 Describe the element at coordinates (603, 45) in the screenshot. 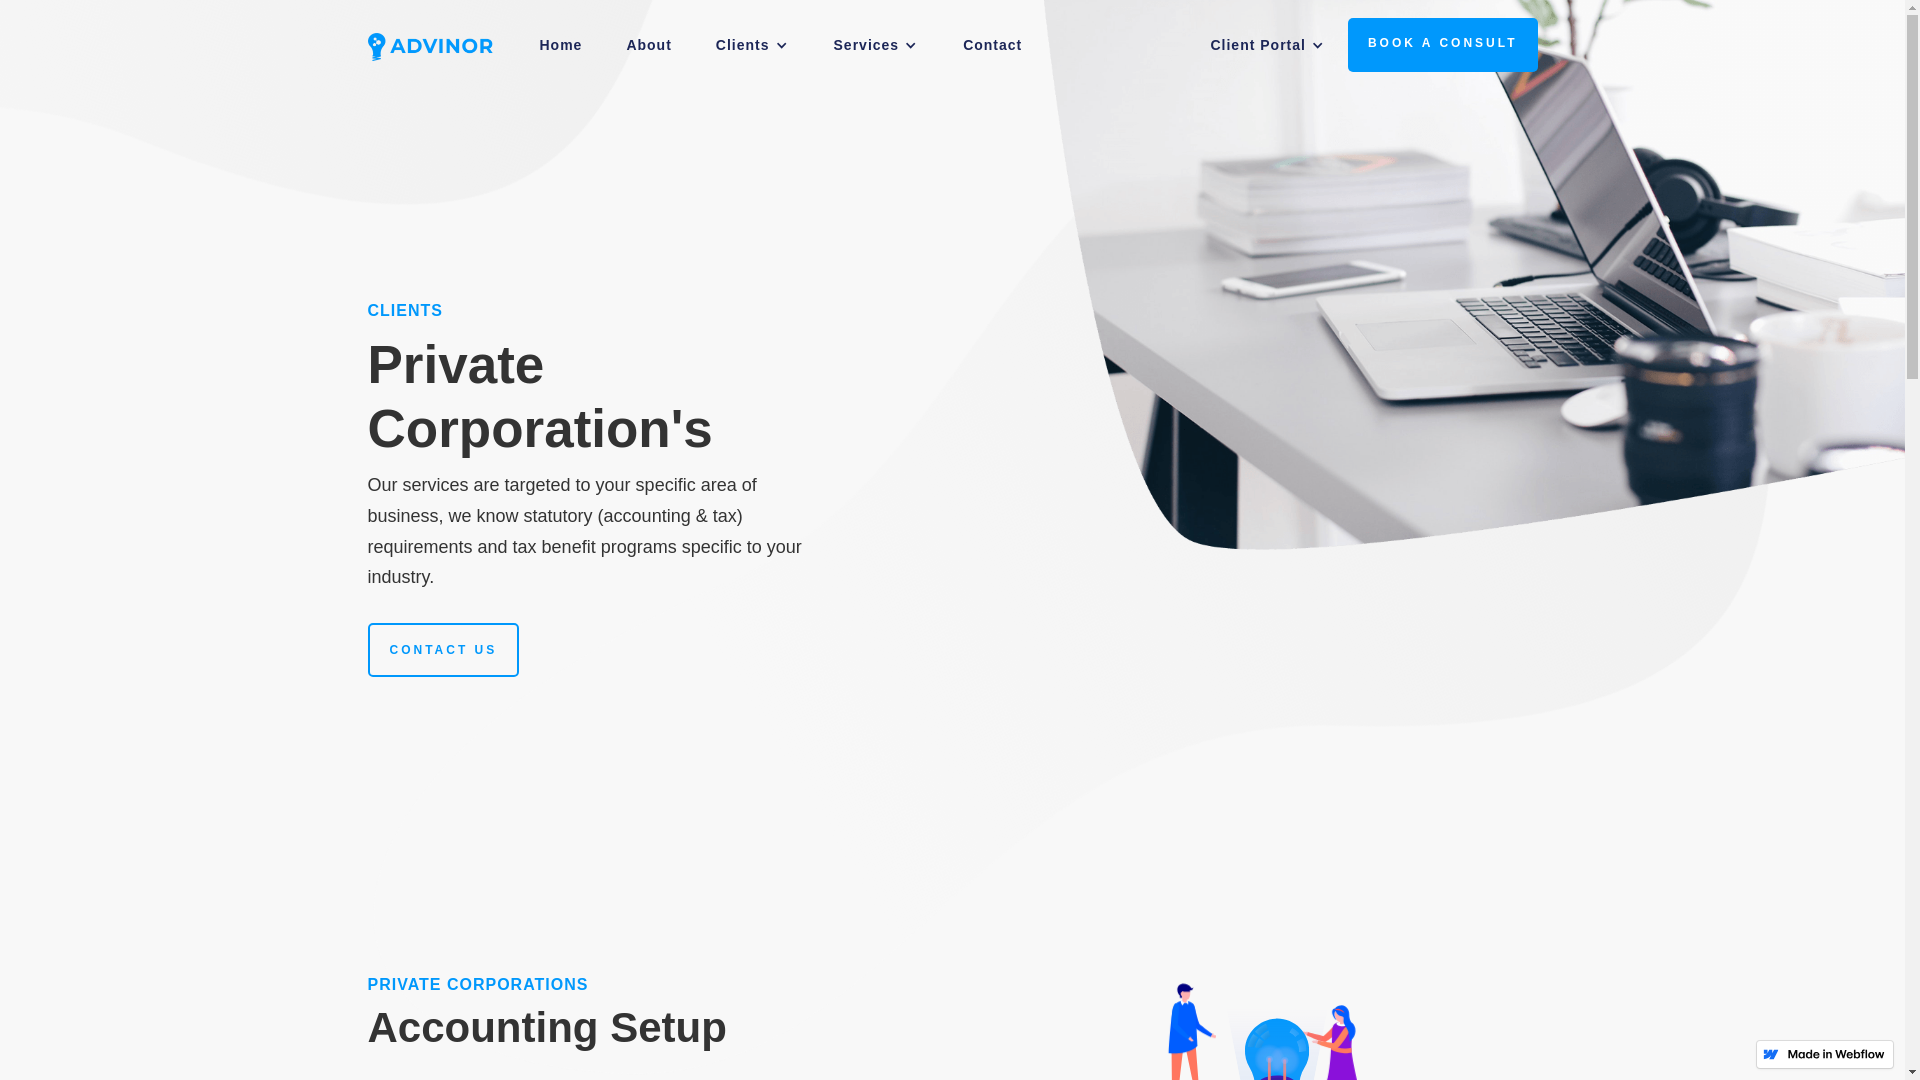

I see `'About'` at that location.